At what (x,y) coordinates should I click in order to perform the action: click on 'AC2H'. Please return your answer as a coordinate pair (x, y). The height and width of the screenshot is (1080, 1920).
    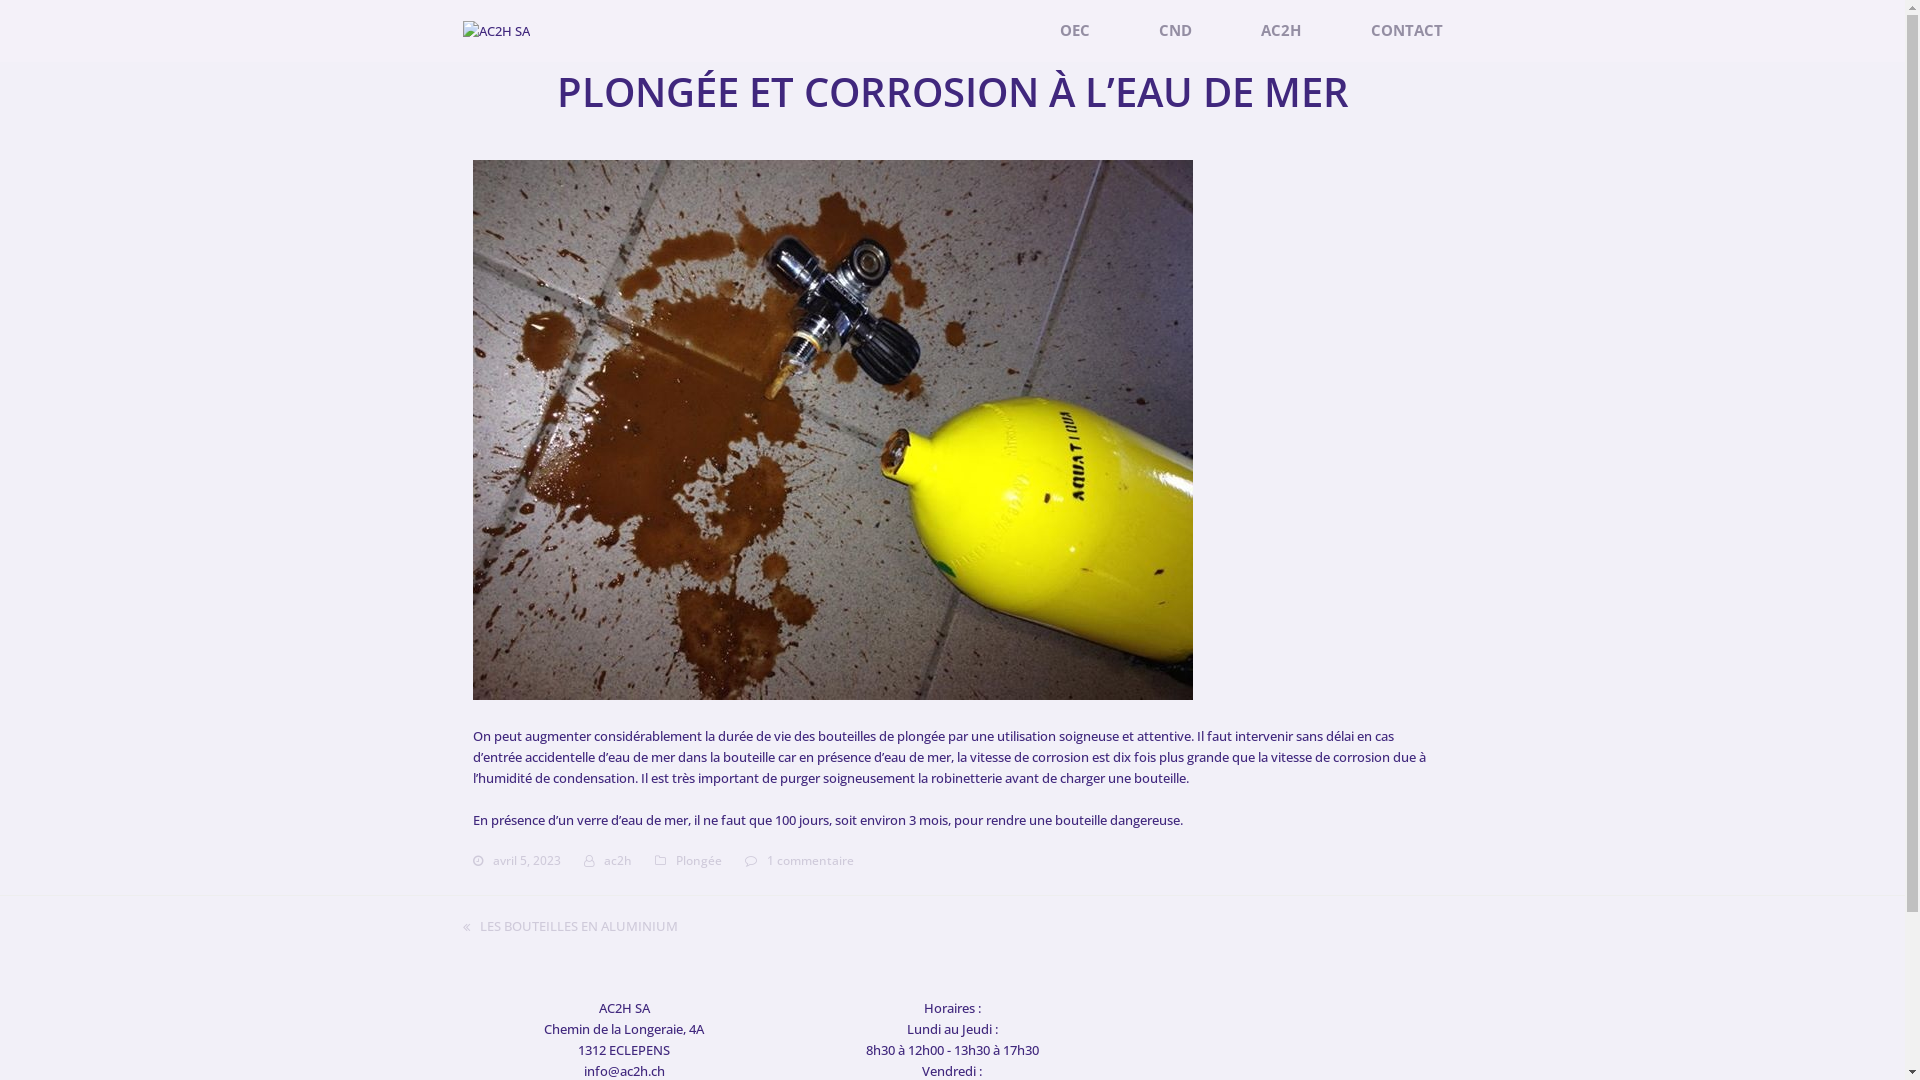
    Looking at the image, I should click on (1240, 30).